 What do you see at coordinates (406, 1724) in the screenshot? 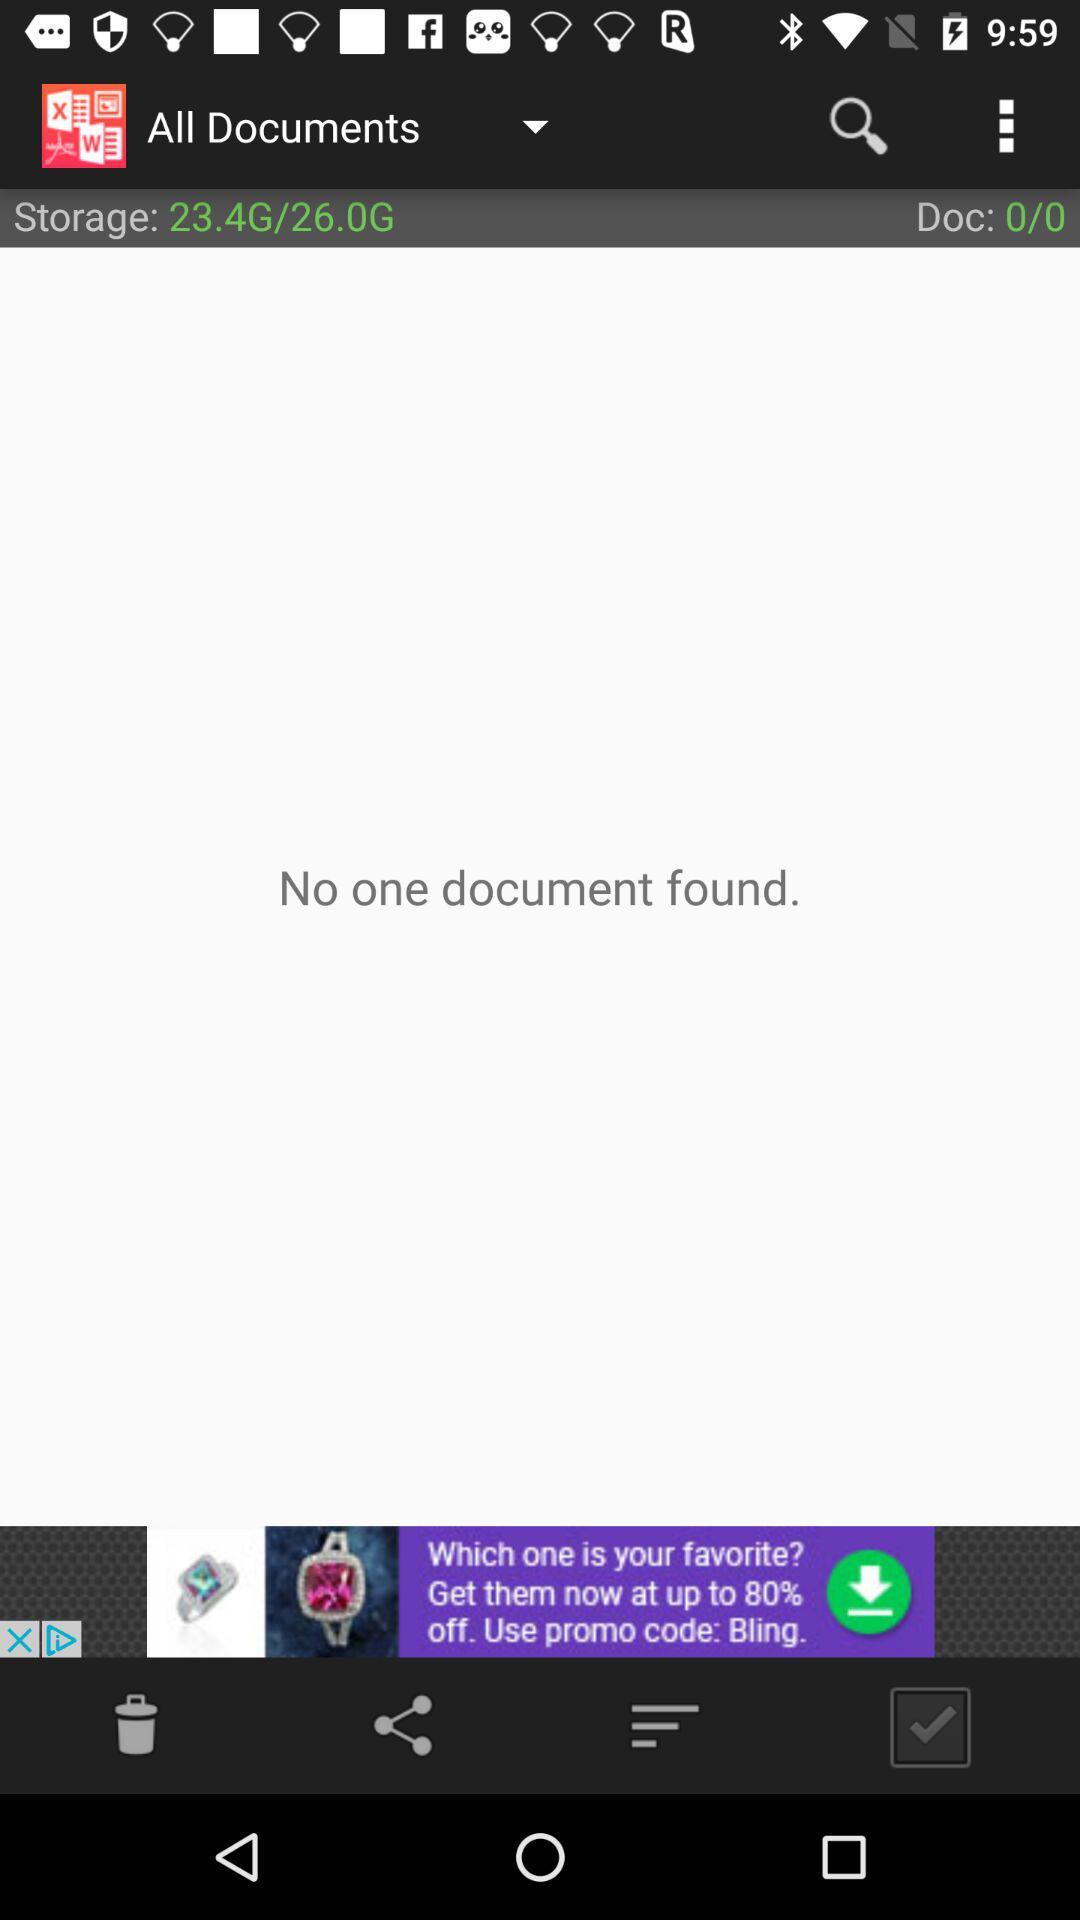
I see `the share icon` at bounding box center [406, 1724].